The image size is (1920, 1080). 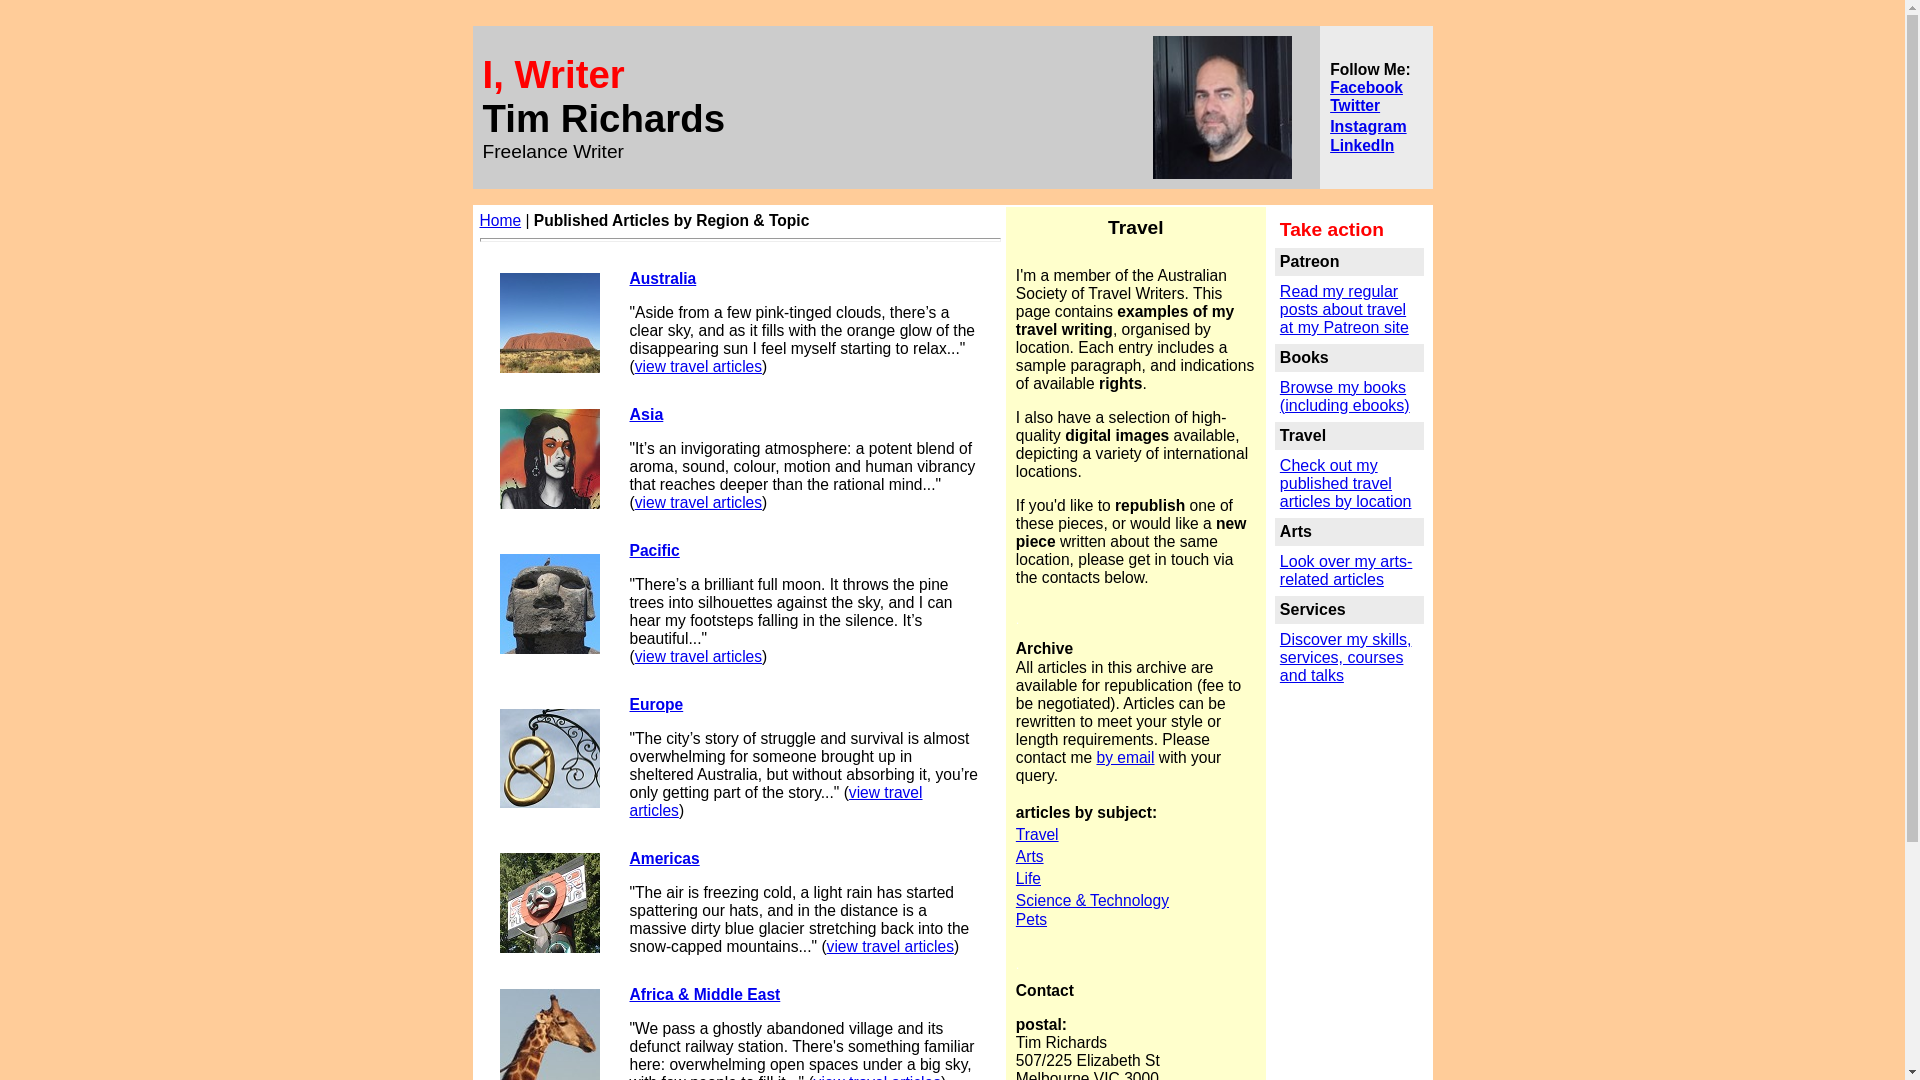 I want to click on 'Facebook', so click(x=1329, y=85).